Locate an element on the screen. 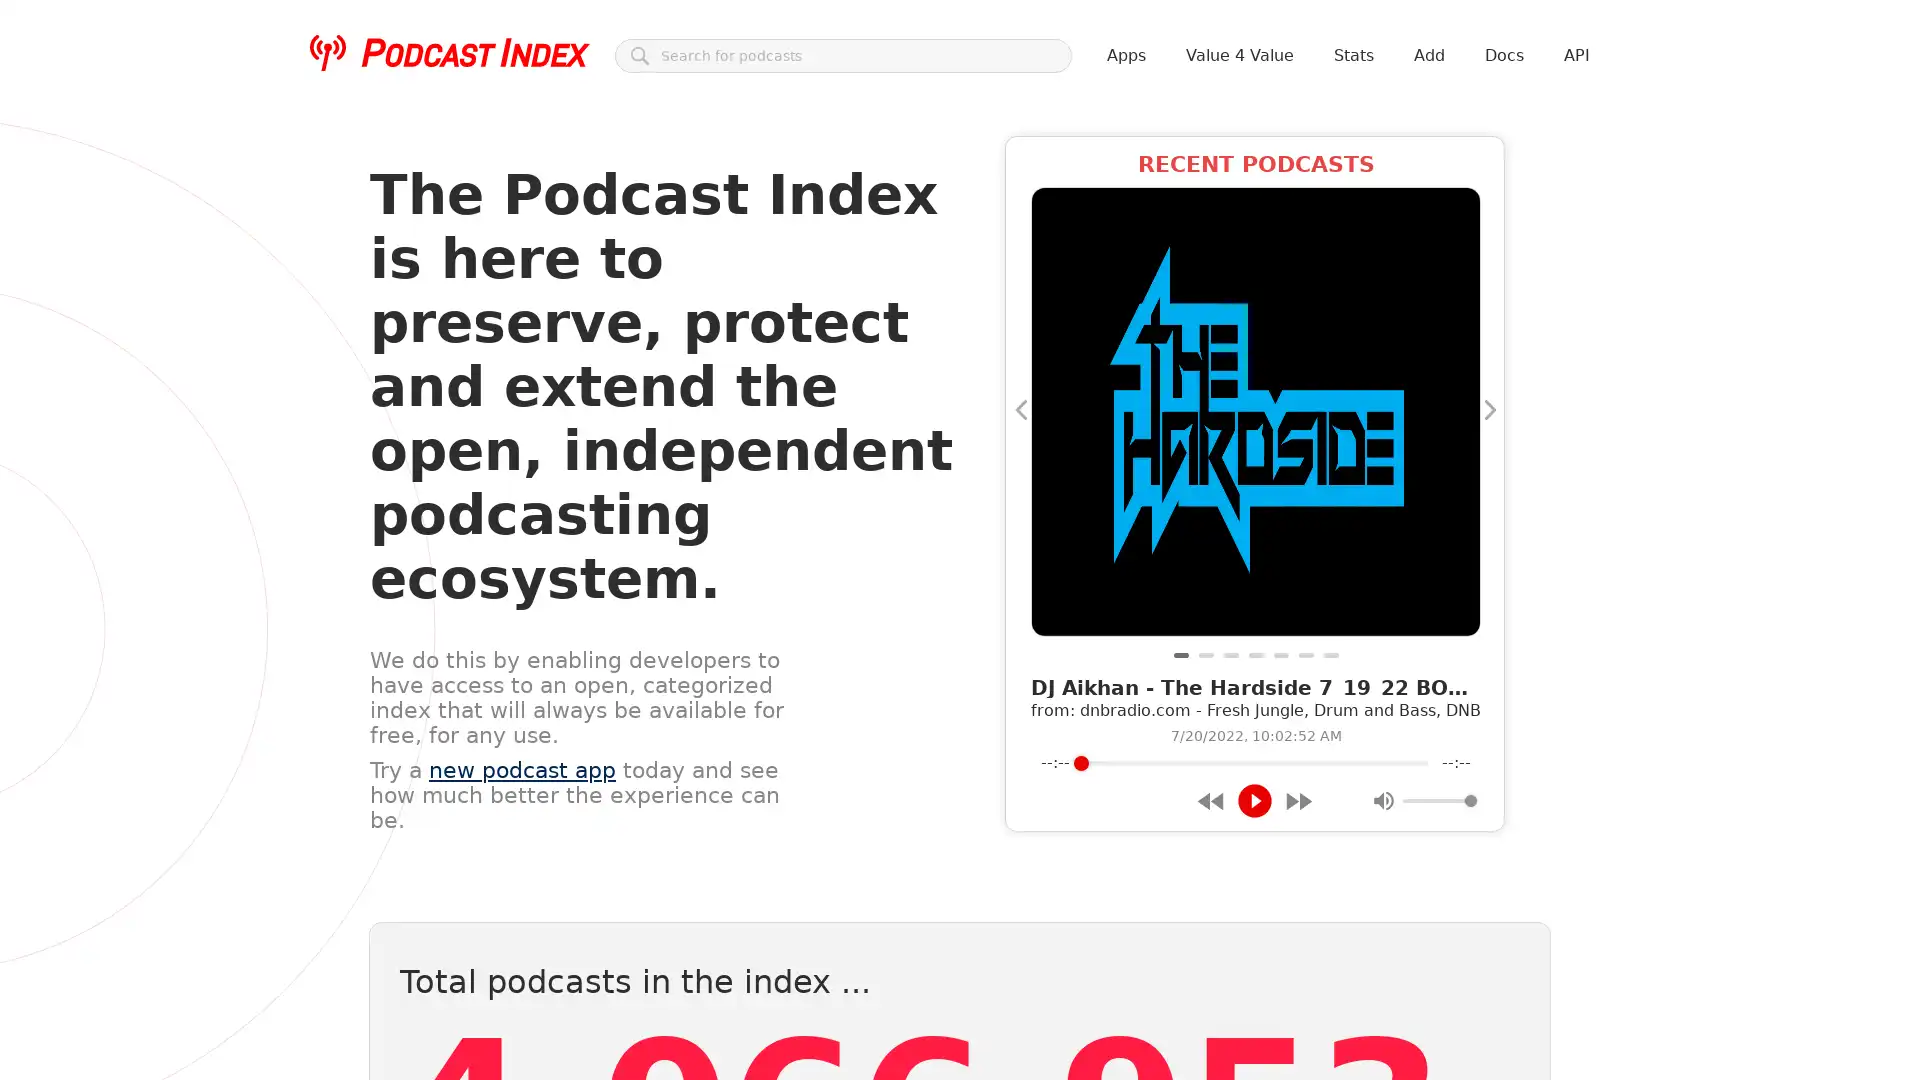  Episode 10 - Websites and Technology at Farmers Markets is located at coordinates (1305, 655).